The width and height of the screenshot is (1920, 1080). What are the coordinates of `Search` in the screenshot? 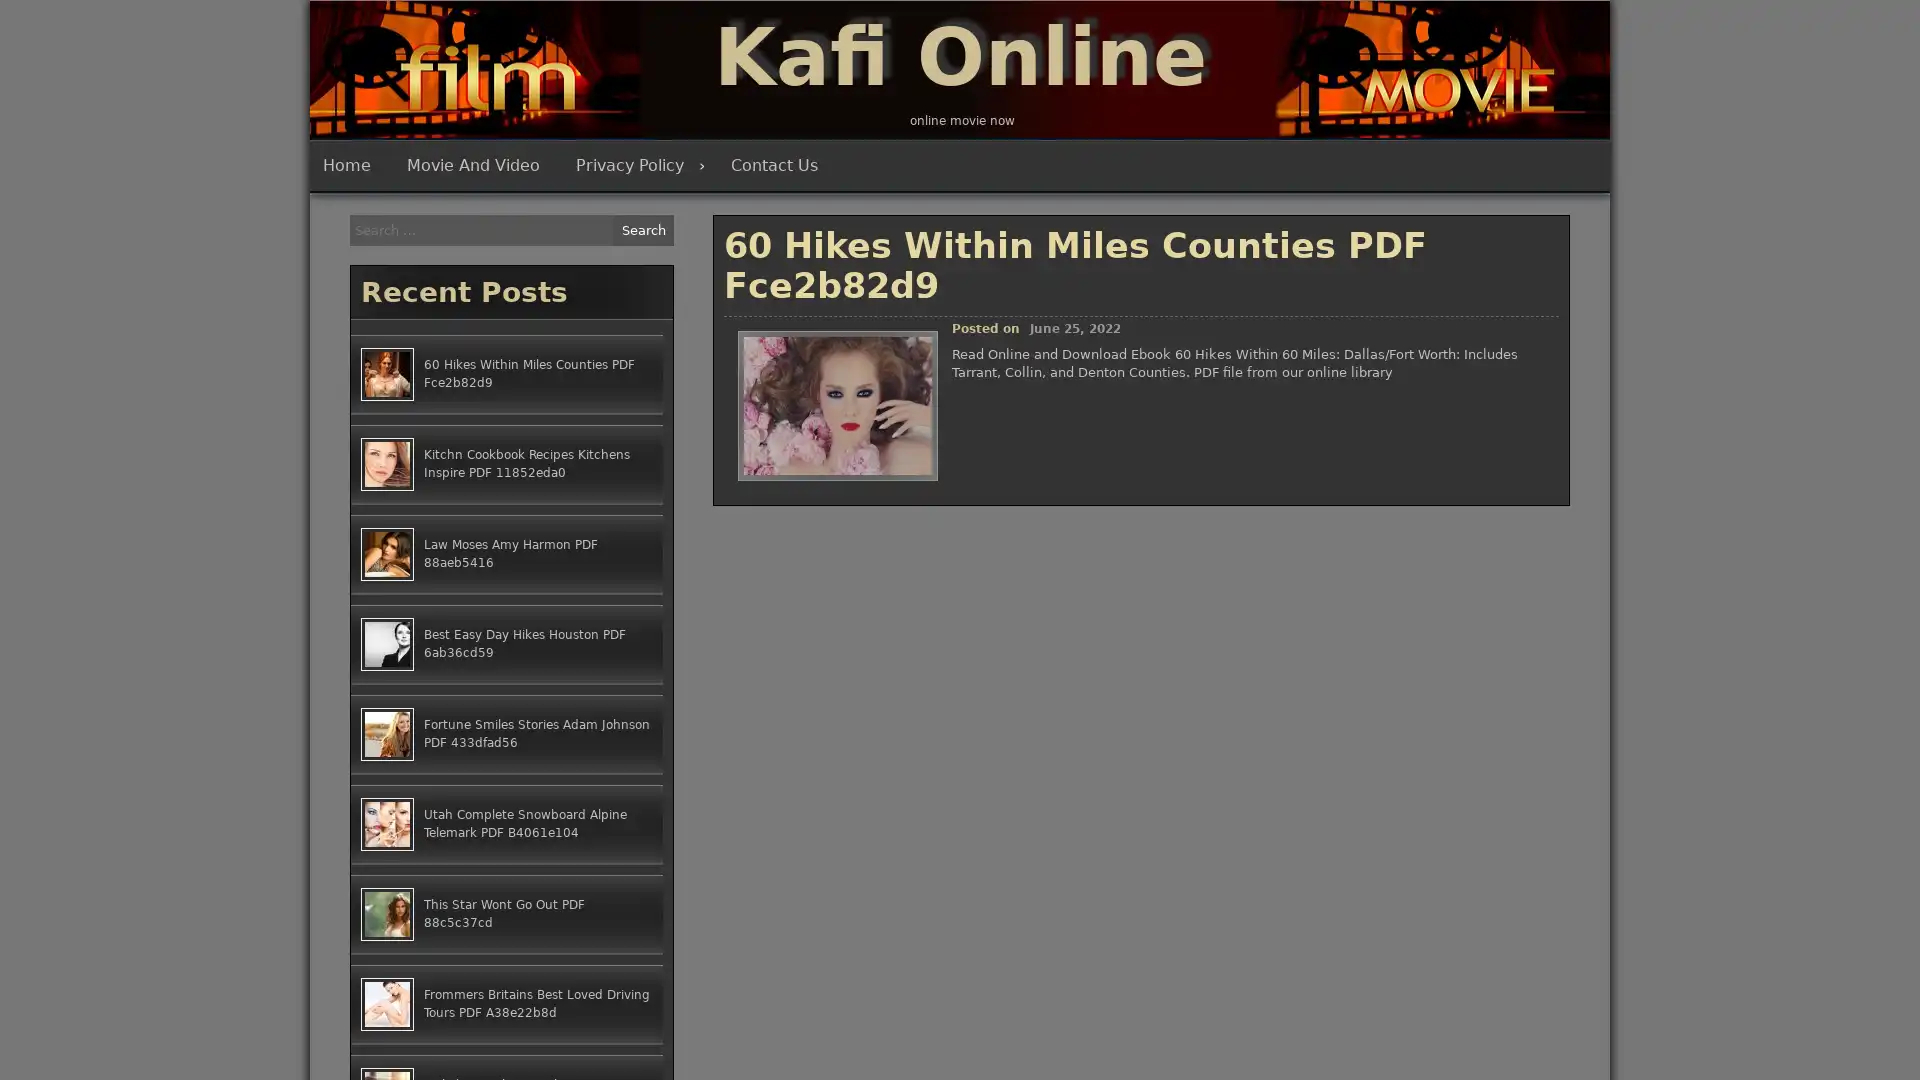 It's located at (643, 229).